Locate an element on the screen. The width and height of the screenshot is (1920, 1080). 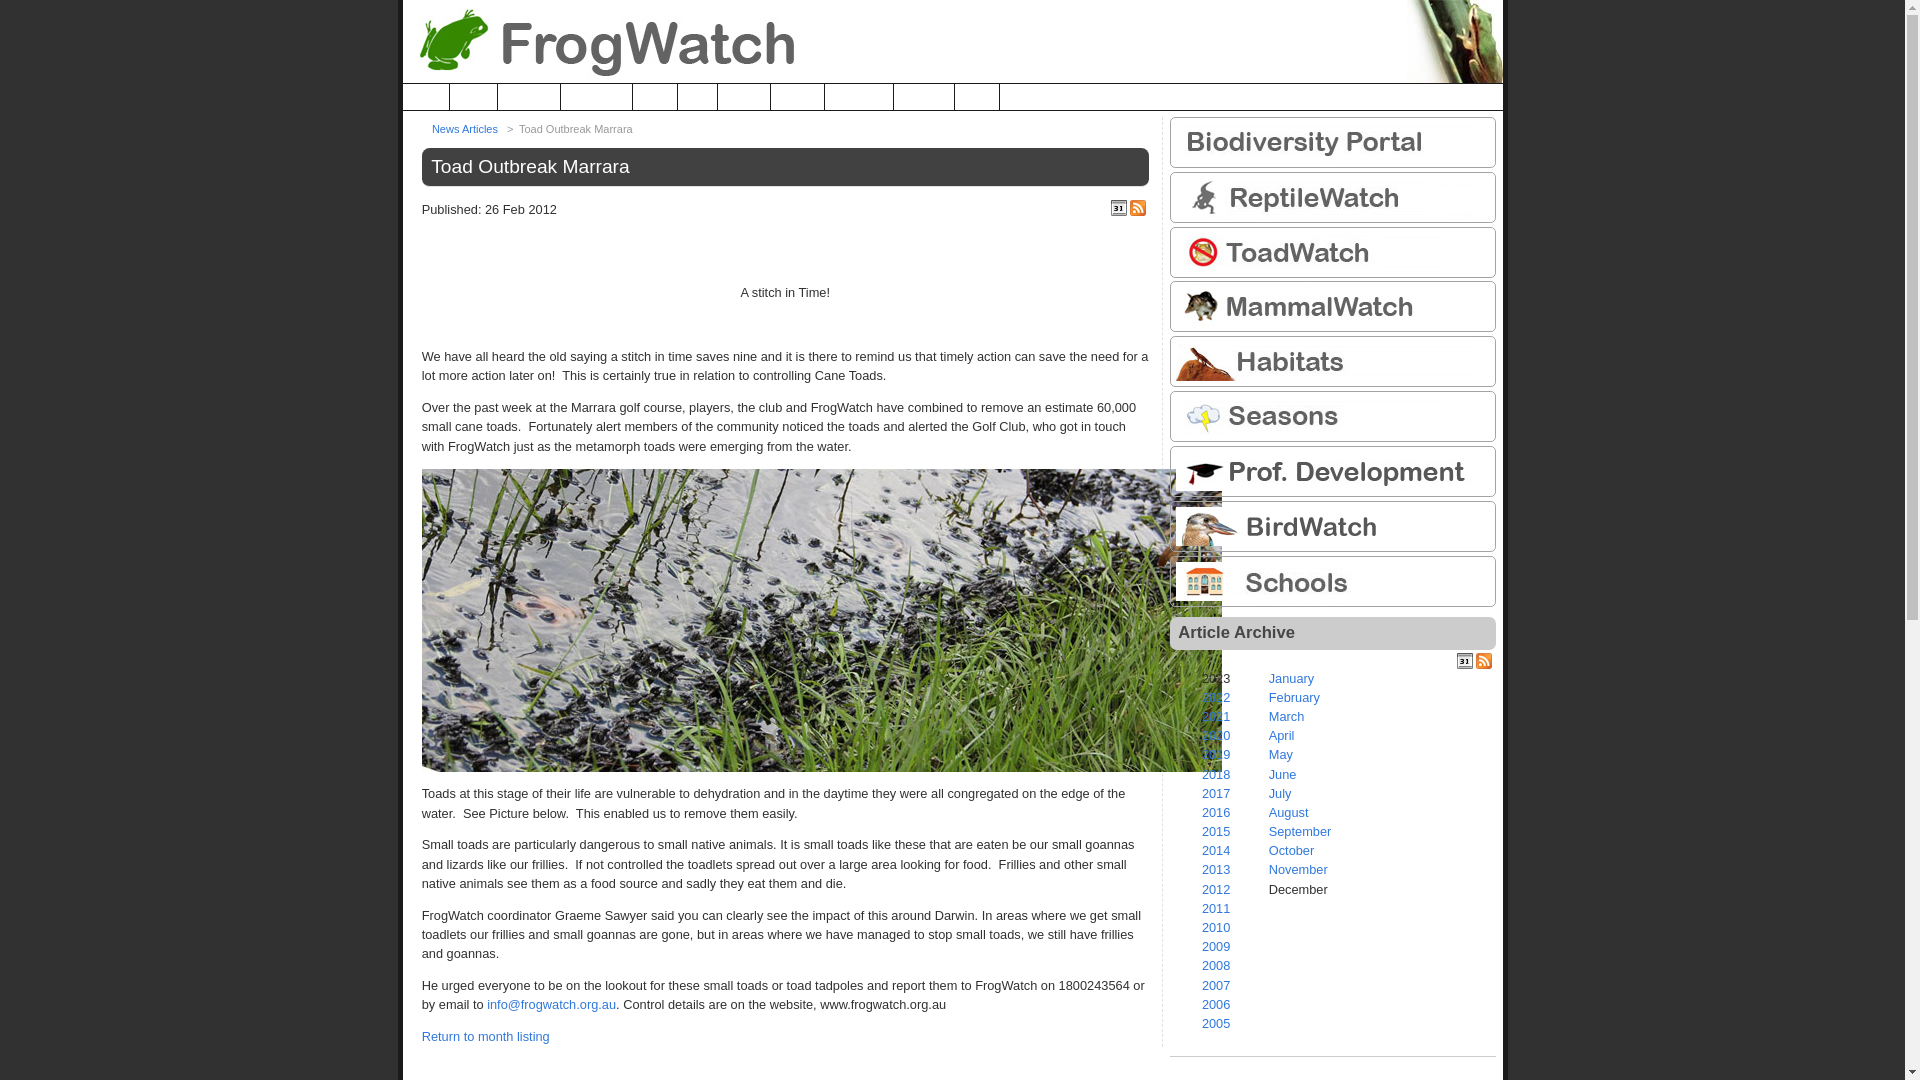
'News Articles' is located at coordinates (431, 128).